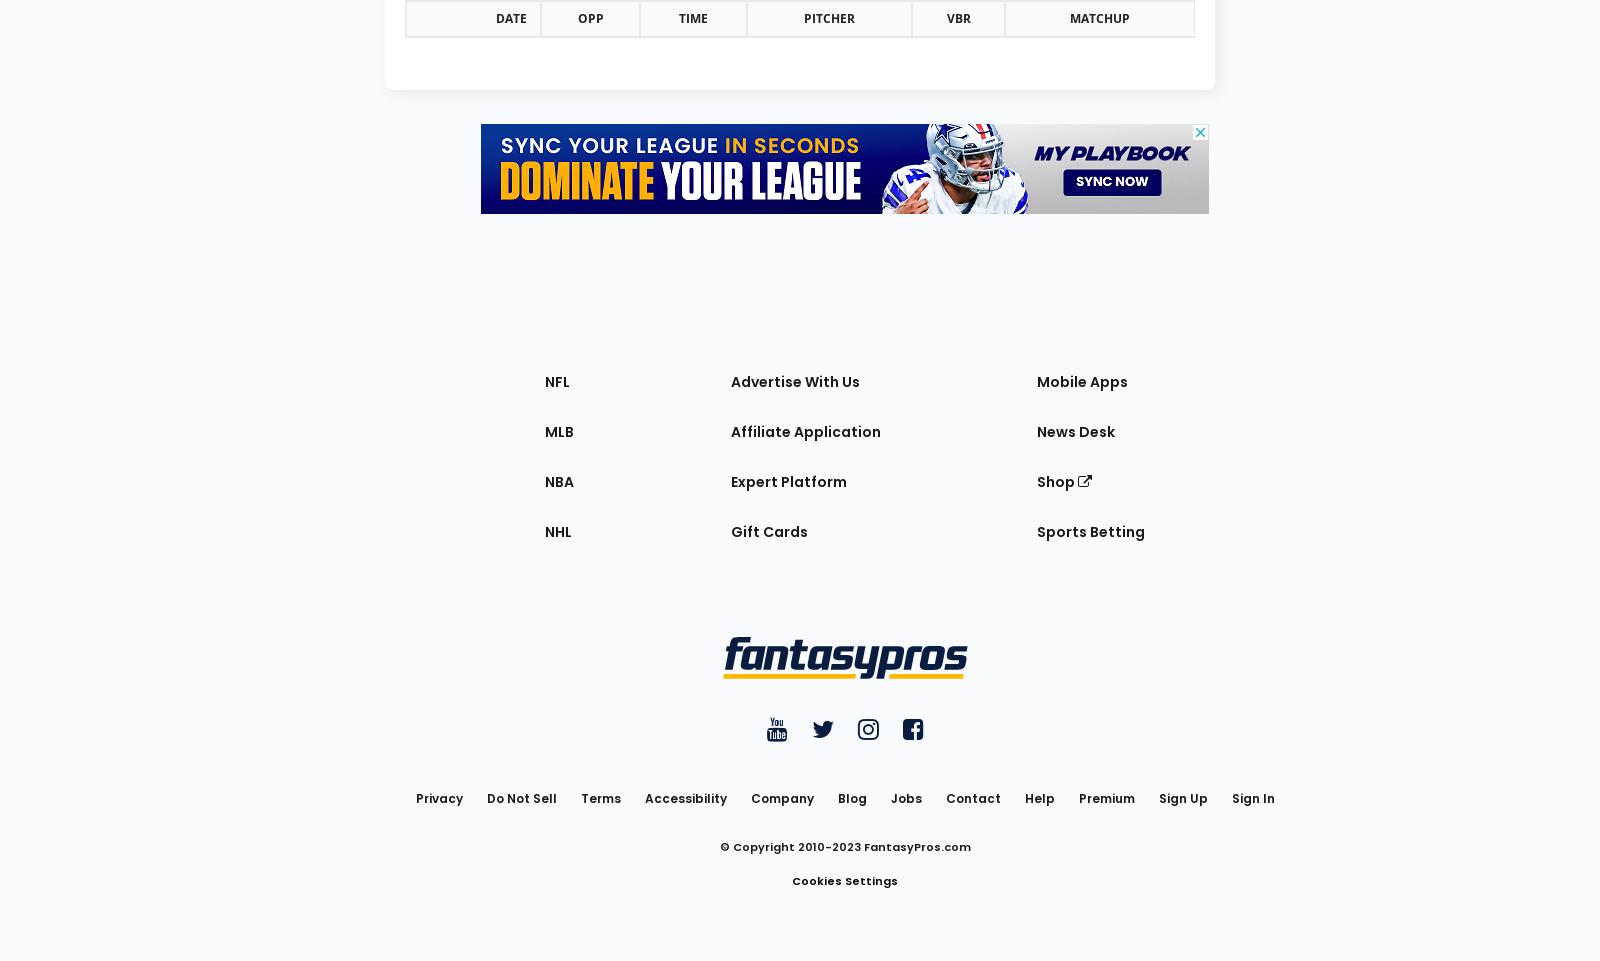 This screenshot has width=1600, height=961. Describe the element at coordinates (556, 381) in the screenshot. I see `'NFL'` at that location.